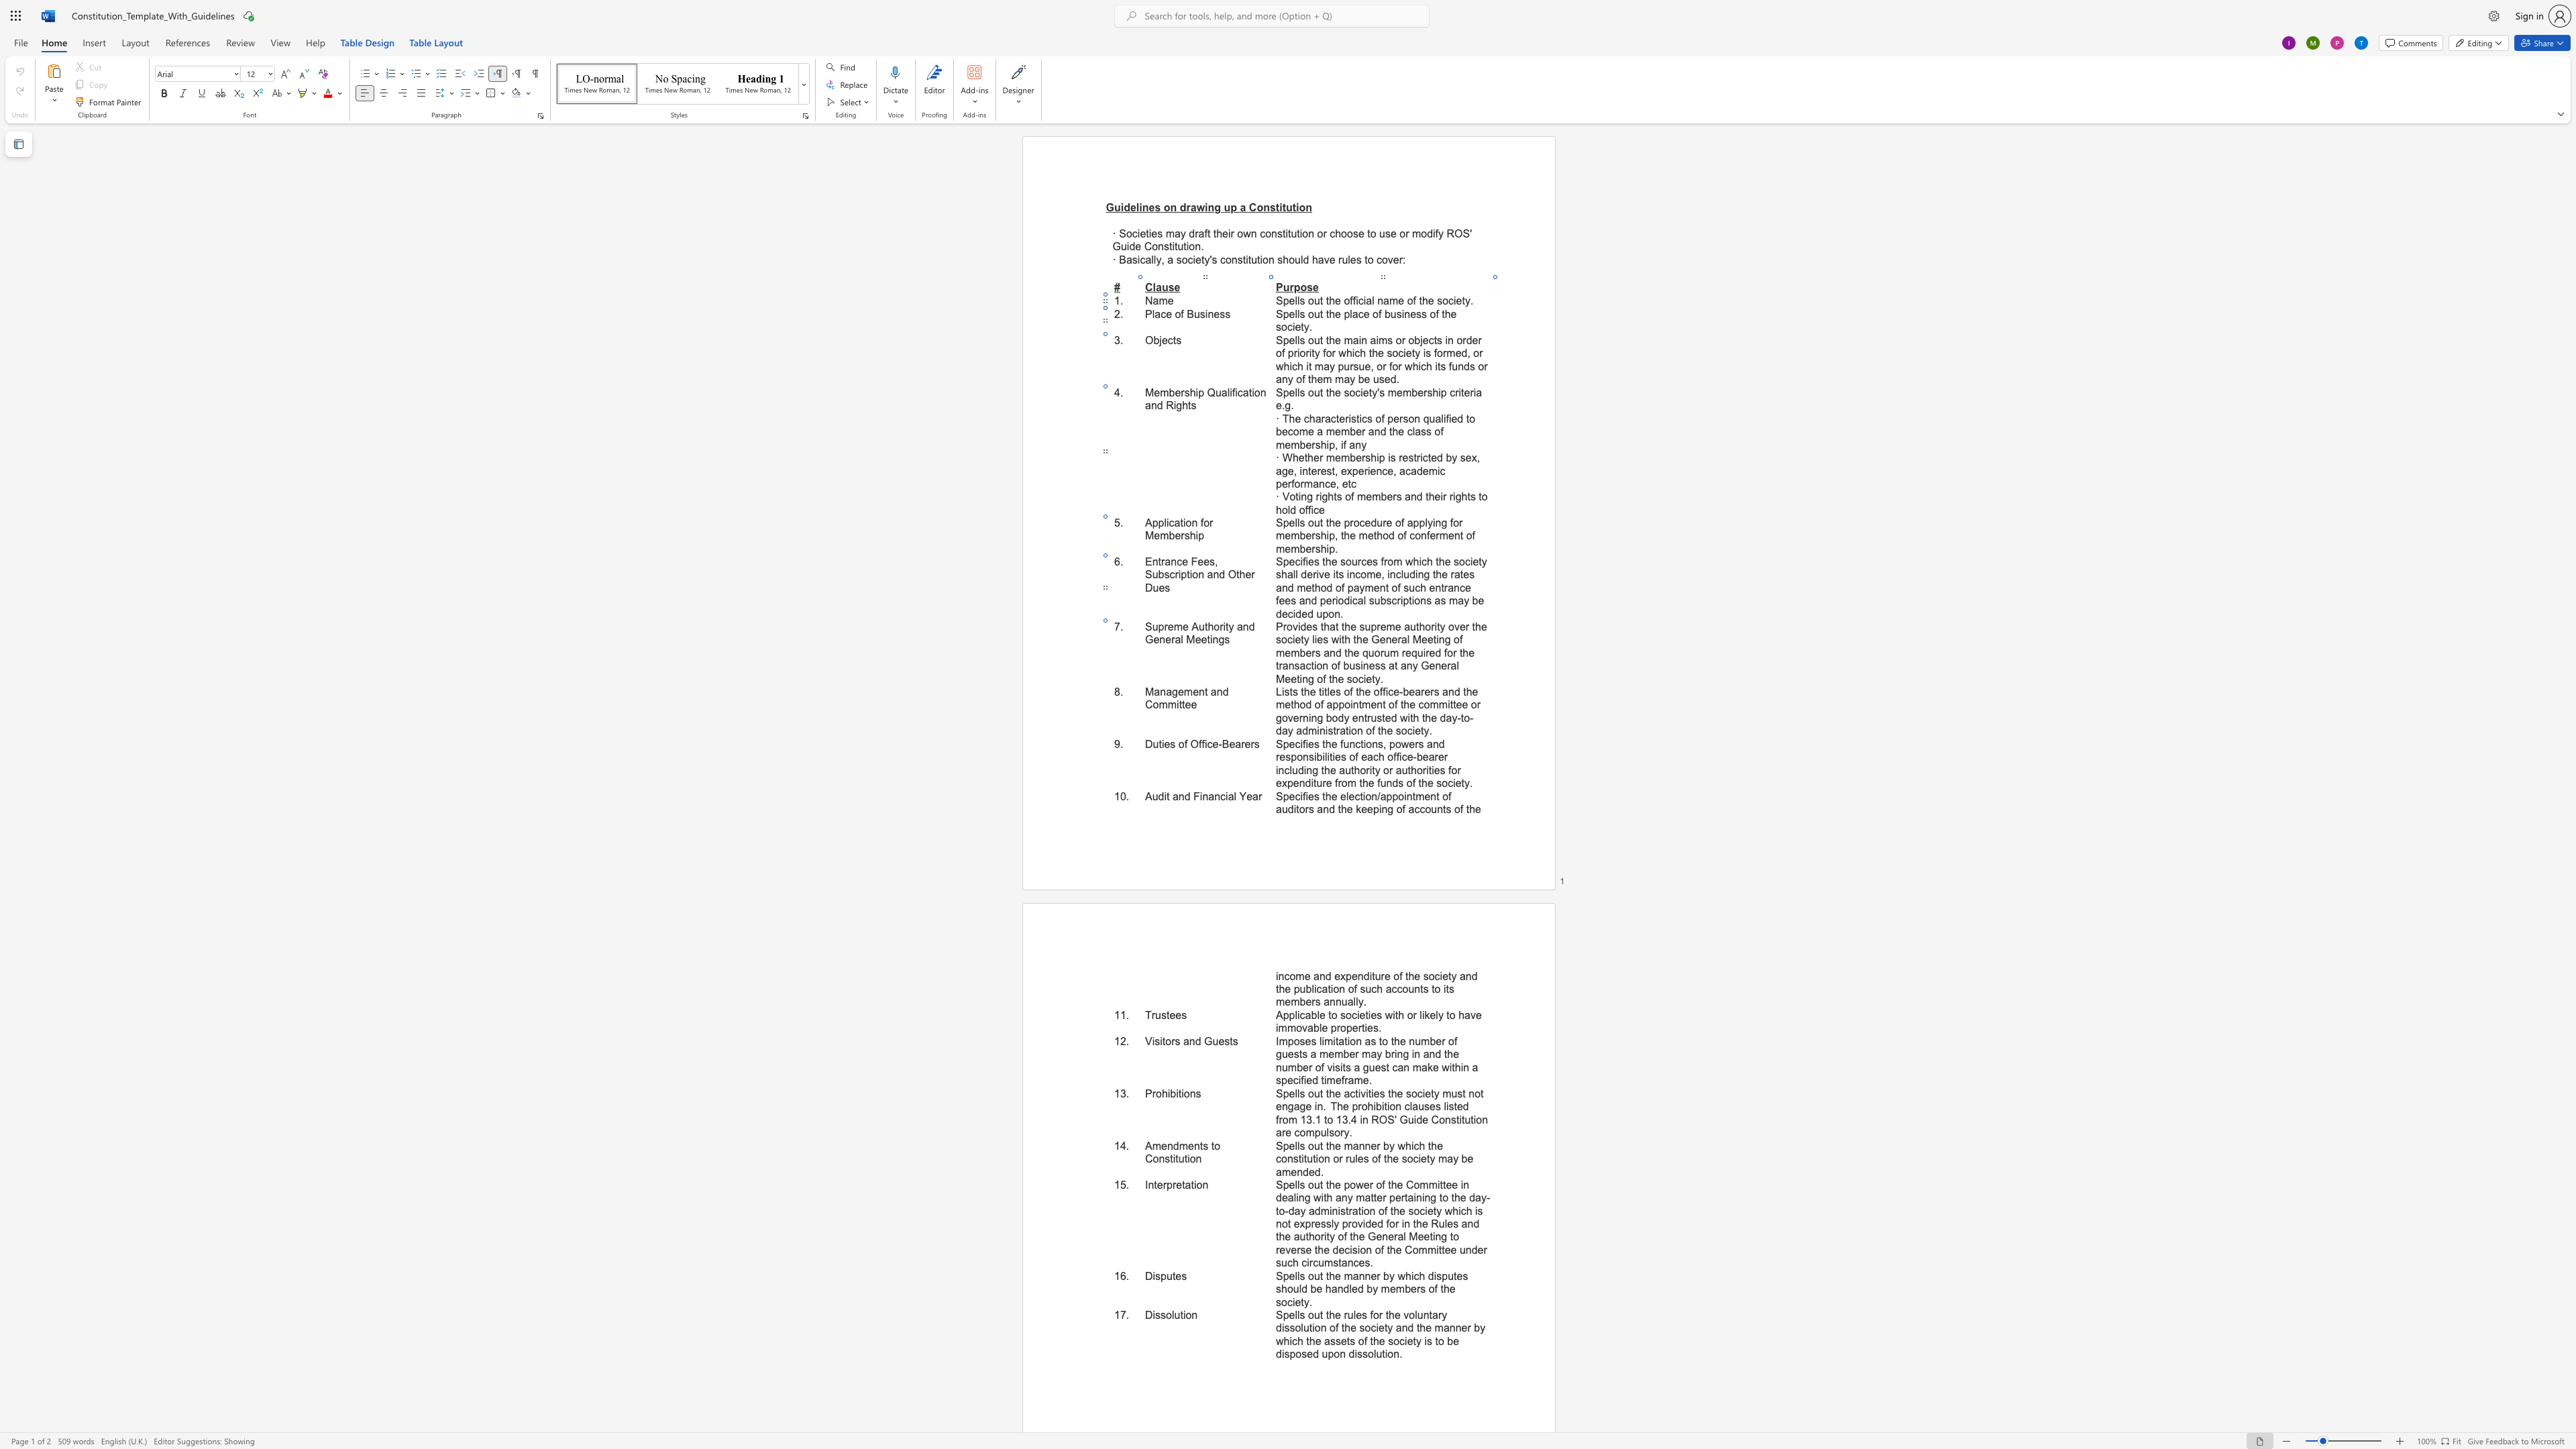 Image resolution: width=2576 pixels, height=1449 pixels. What do you see at coordinates (1201, 627) in the screenshot?
I see `the 2th character "u" in the text` at bounding box center [1201, 627].